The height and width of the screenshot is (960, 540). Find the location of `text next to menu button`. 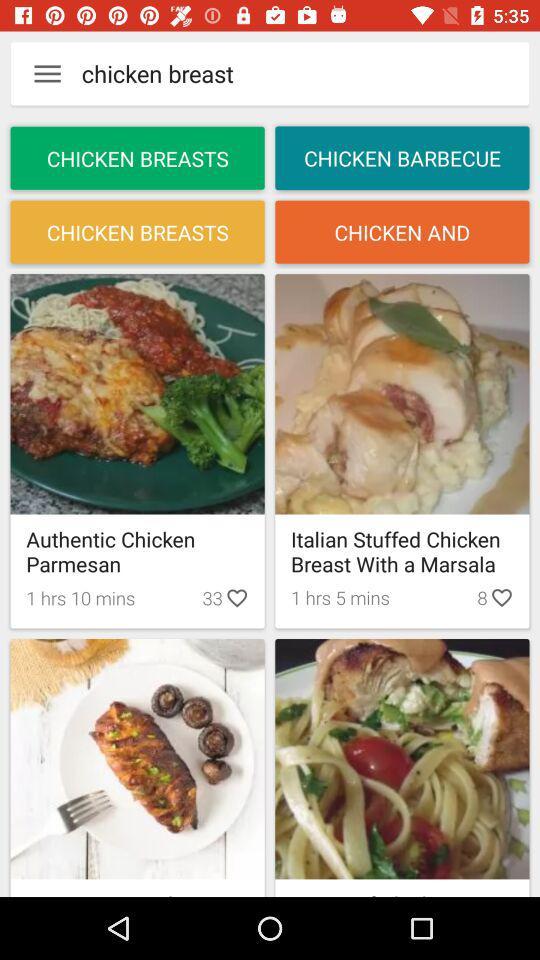

text next to menu button is located at coordinates (279, 74).